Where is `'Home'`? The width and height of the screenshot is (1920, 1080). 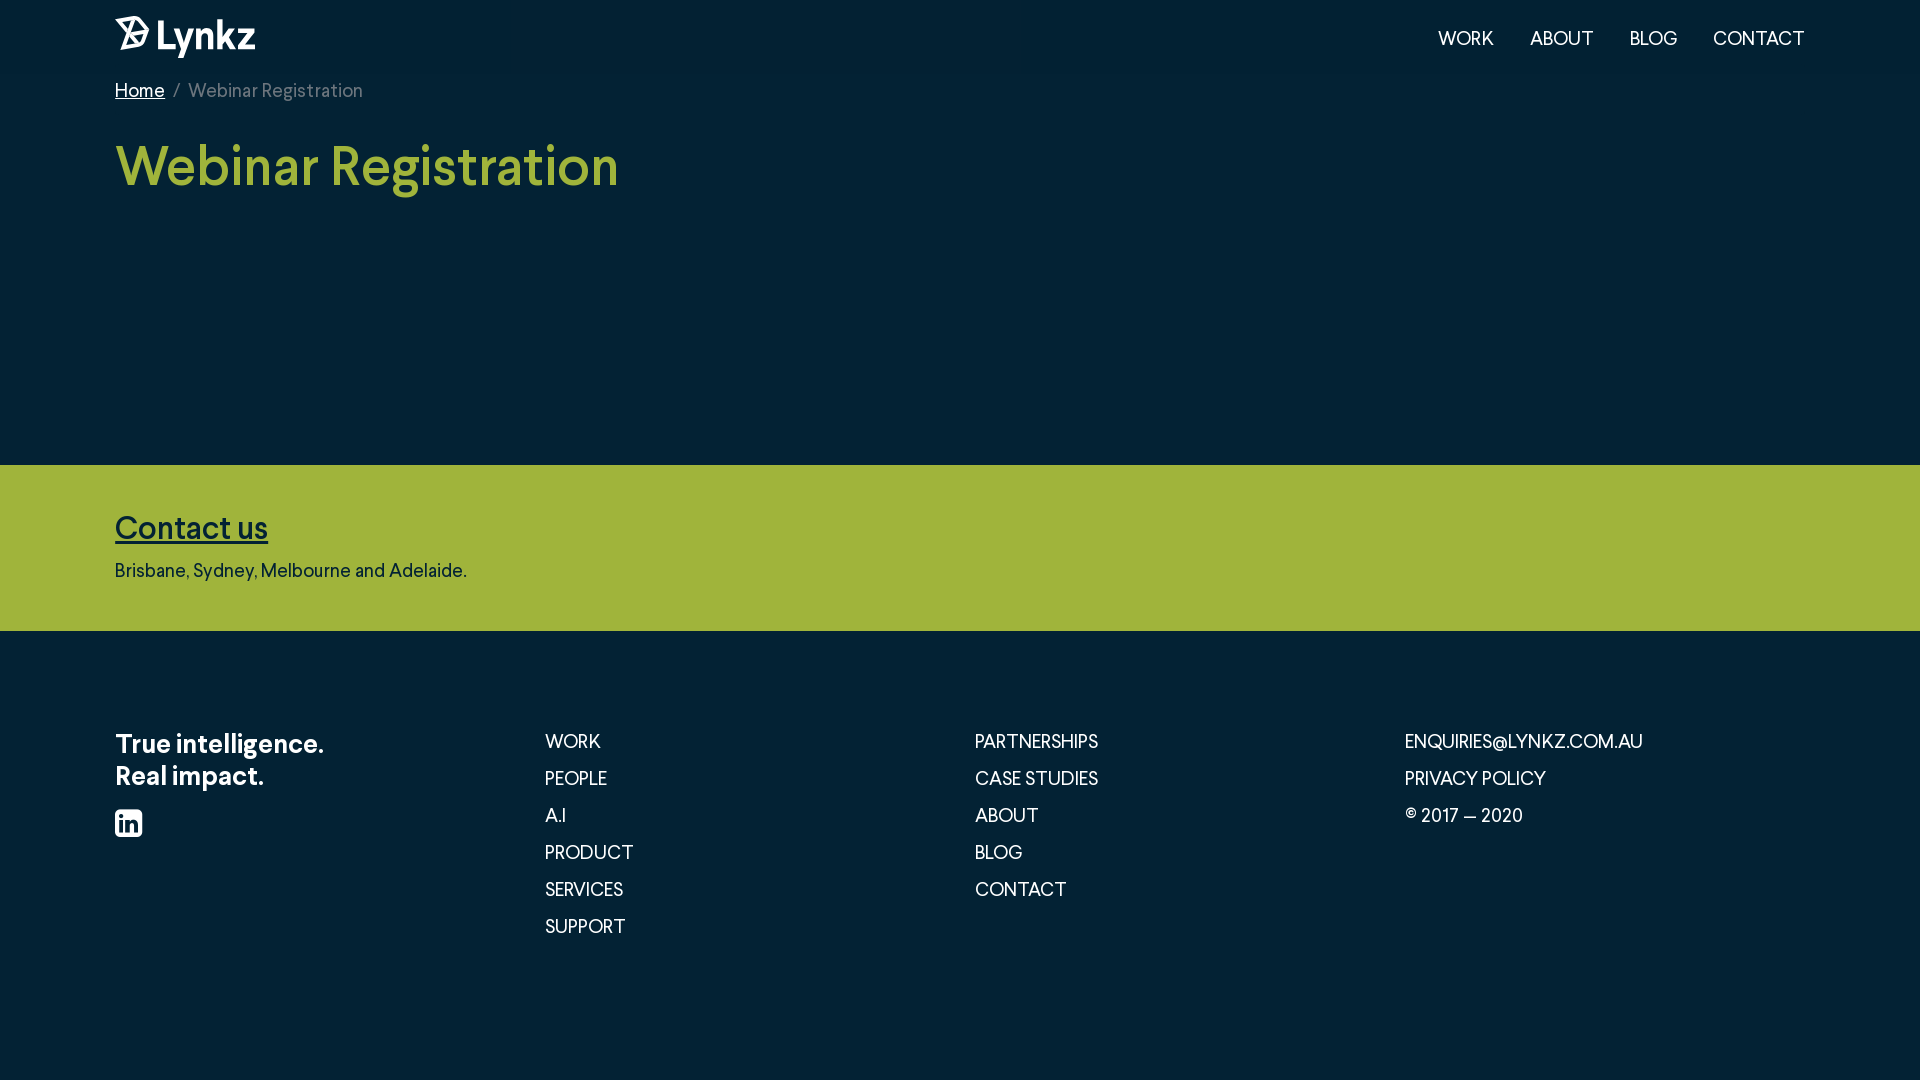
'Home' is located at coordinates (138, 88).